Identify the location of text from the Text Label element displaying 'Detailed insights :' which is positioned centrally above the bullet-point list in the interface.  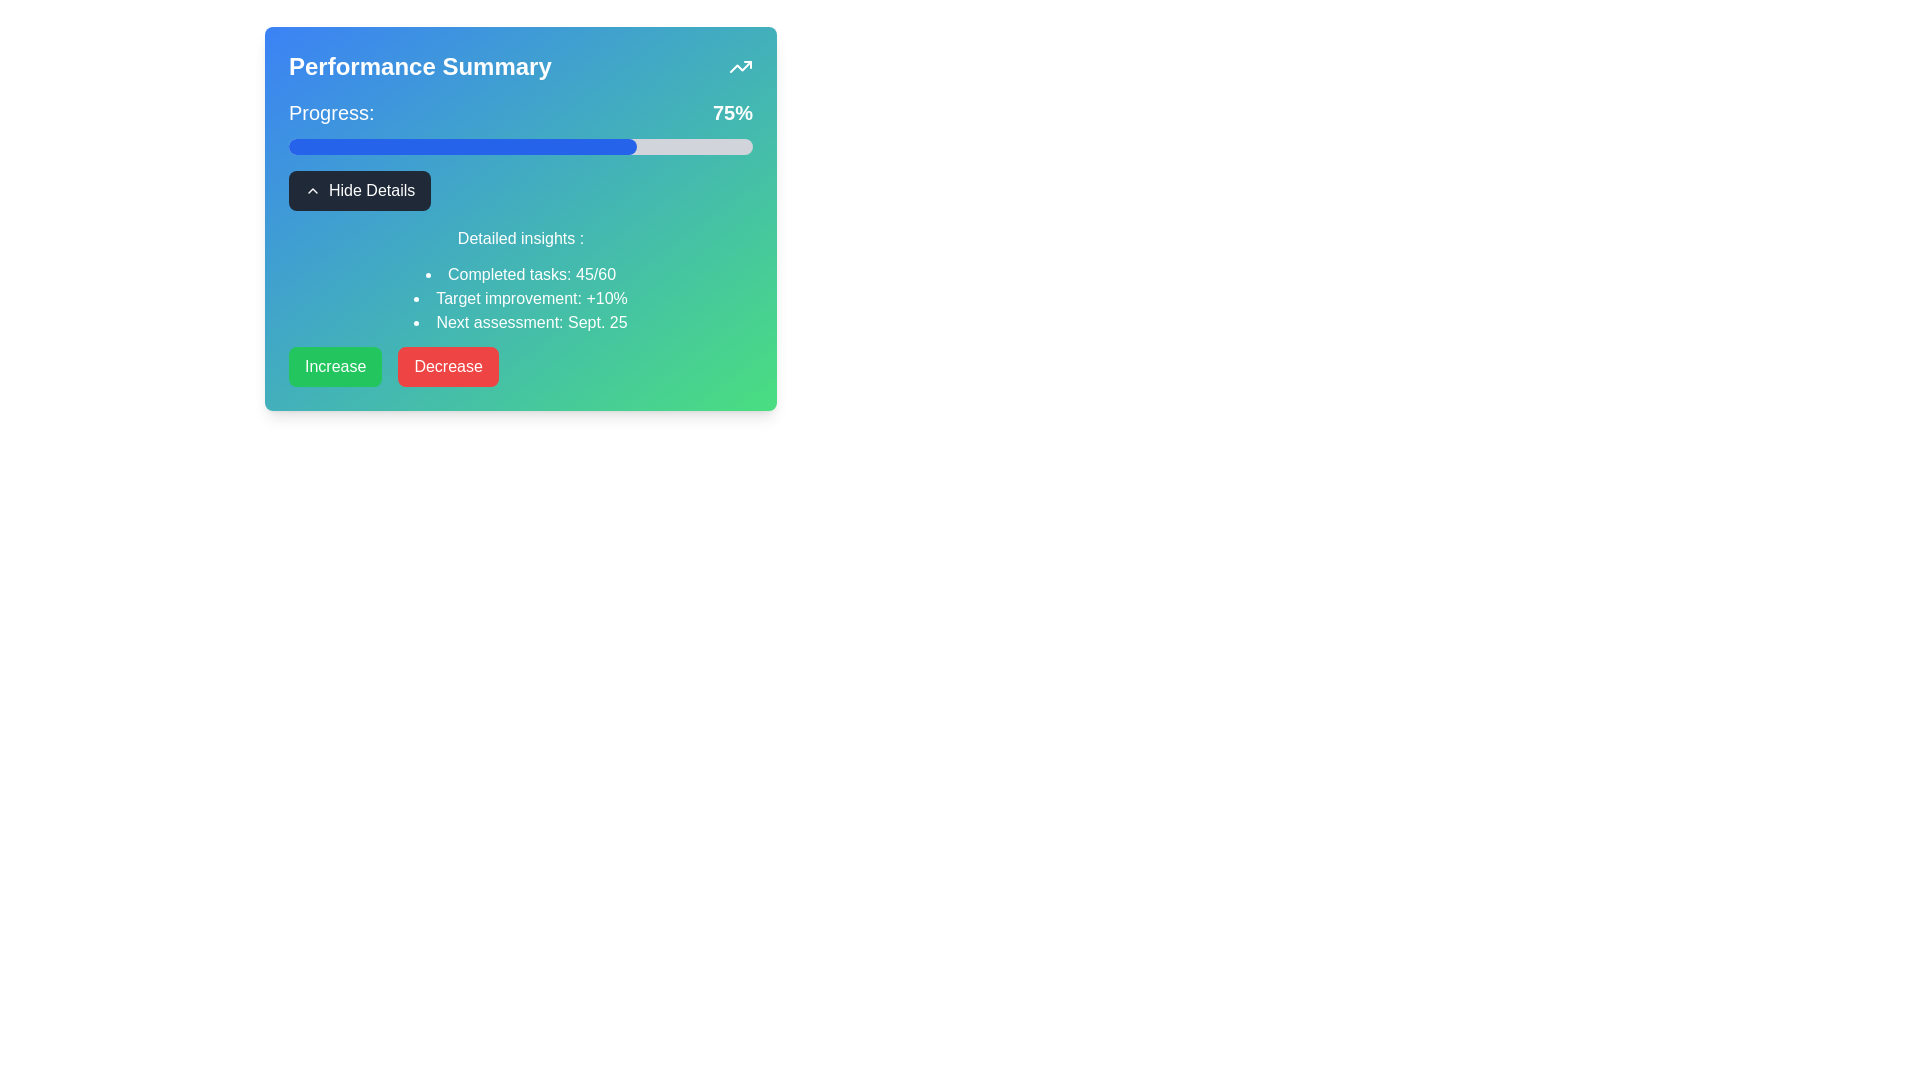
(521, 238).